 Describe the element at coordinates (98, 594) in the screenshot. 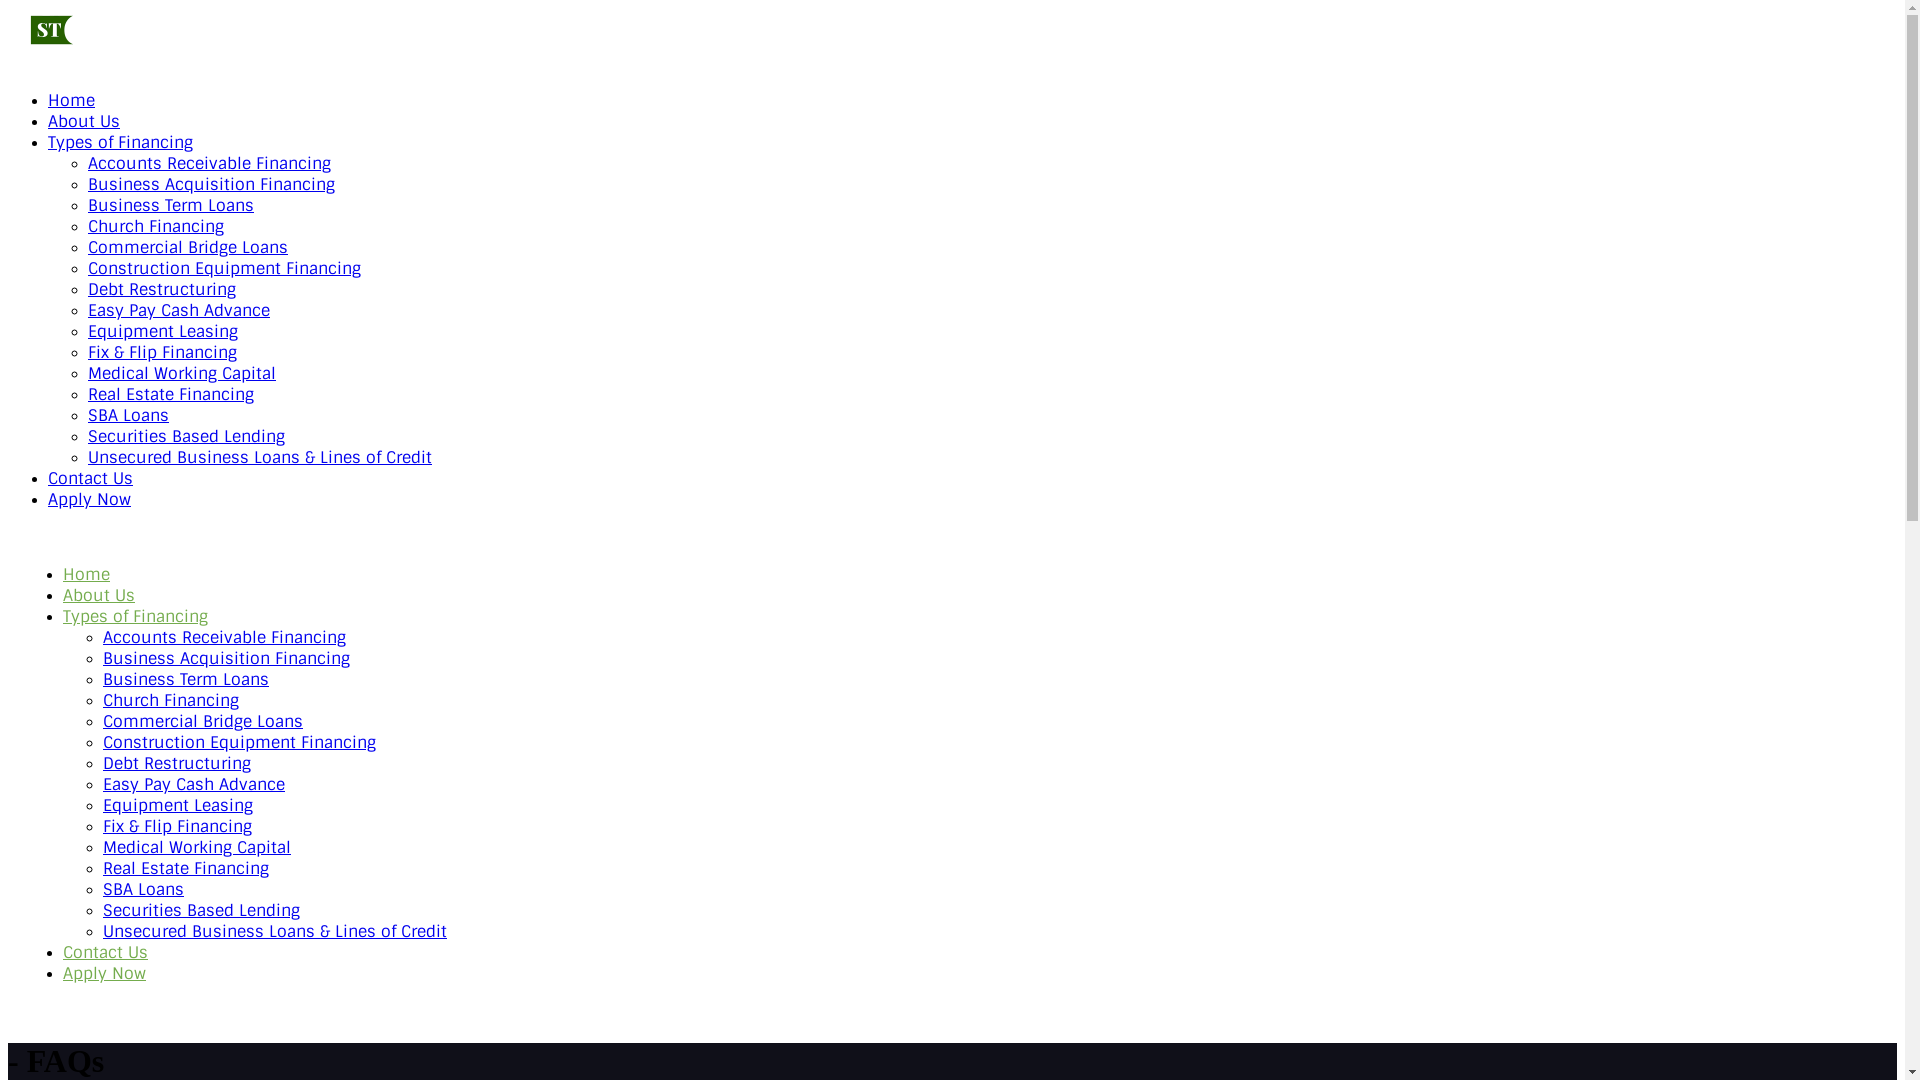

I see `'About Us'` at that location.